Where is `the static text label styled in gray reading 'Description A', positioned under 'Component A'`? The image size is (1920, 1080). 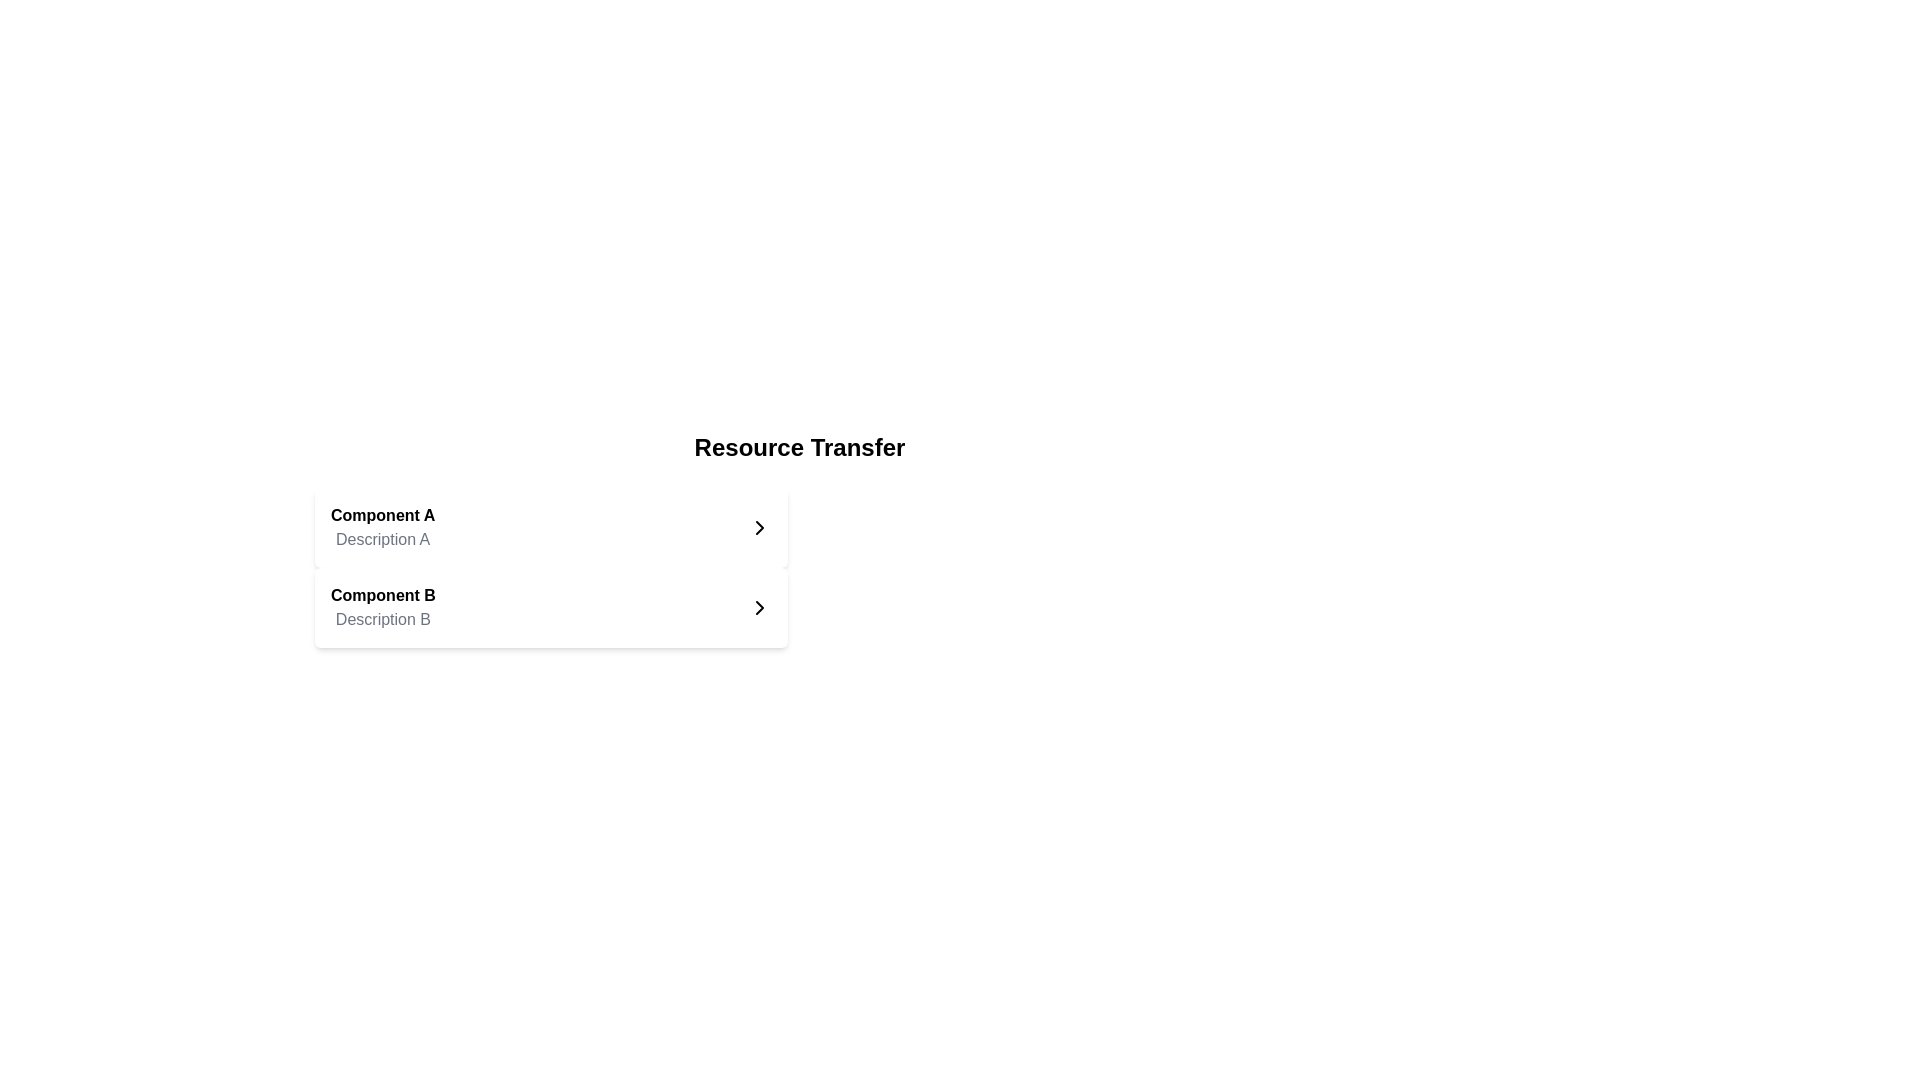 the static text label styled in gray reading 'Description A', positioned under 'Component A' is located at coordinates (383, 540).